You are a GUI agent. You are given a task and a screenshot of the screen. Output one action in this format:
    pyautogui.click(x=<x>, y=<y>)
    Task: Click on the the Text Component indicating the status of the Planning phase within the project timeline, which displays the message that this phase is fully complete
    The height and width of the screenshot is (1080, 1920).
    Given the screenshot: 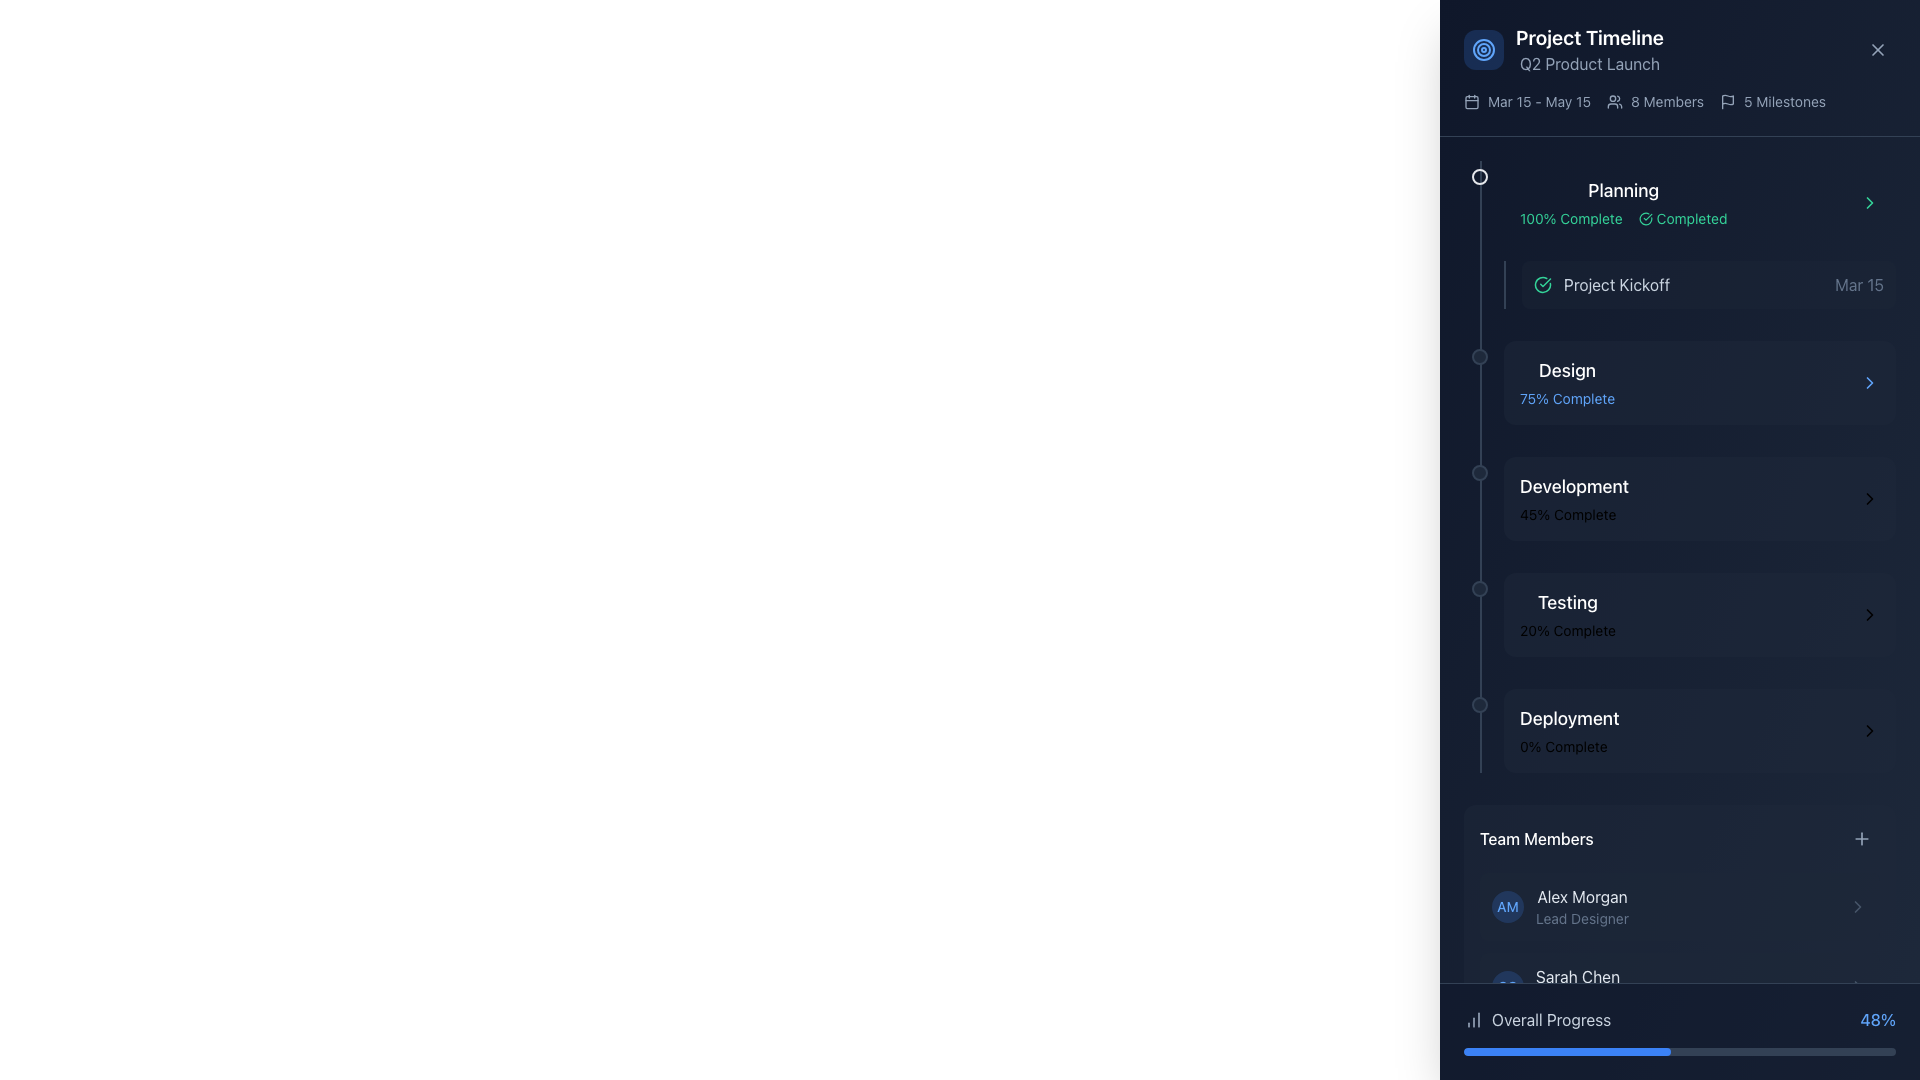 What is the action you would take?
    pyautogui.click(x=1623, y=203)
    